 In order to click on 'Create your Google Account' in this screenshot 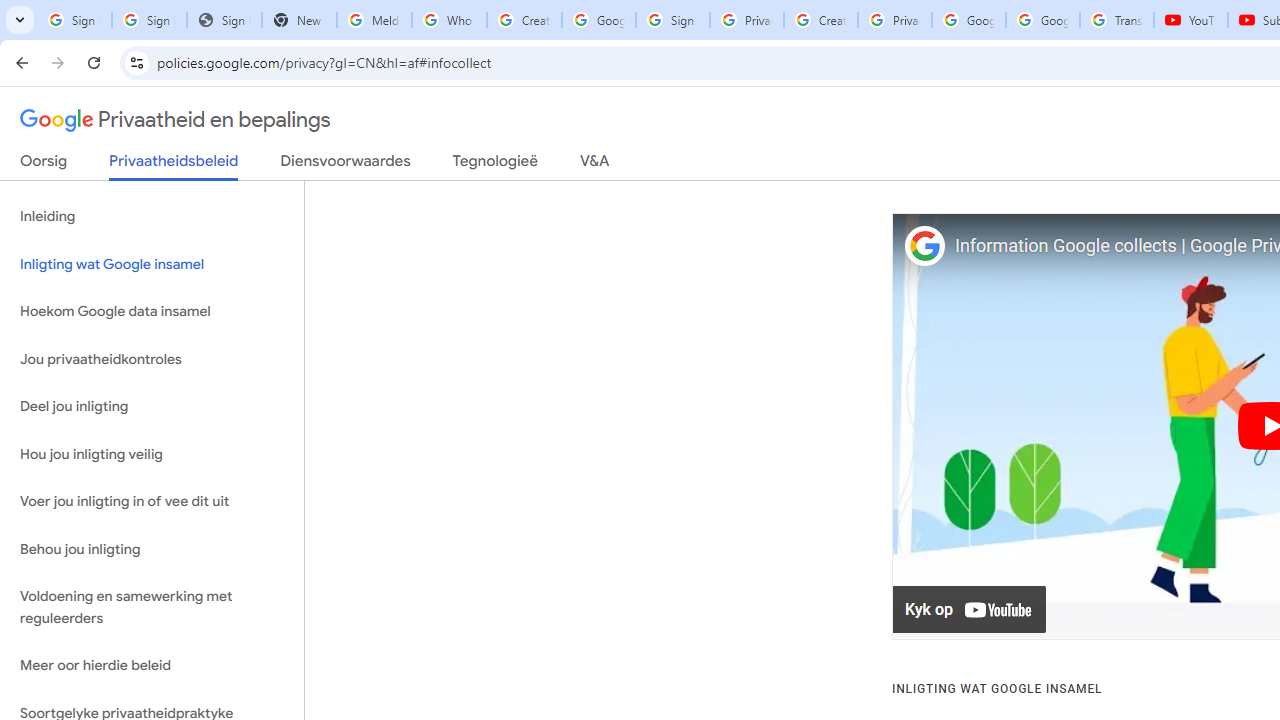, I will do `click(524, 20)`.